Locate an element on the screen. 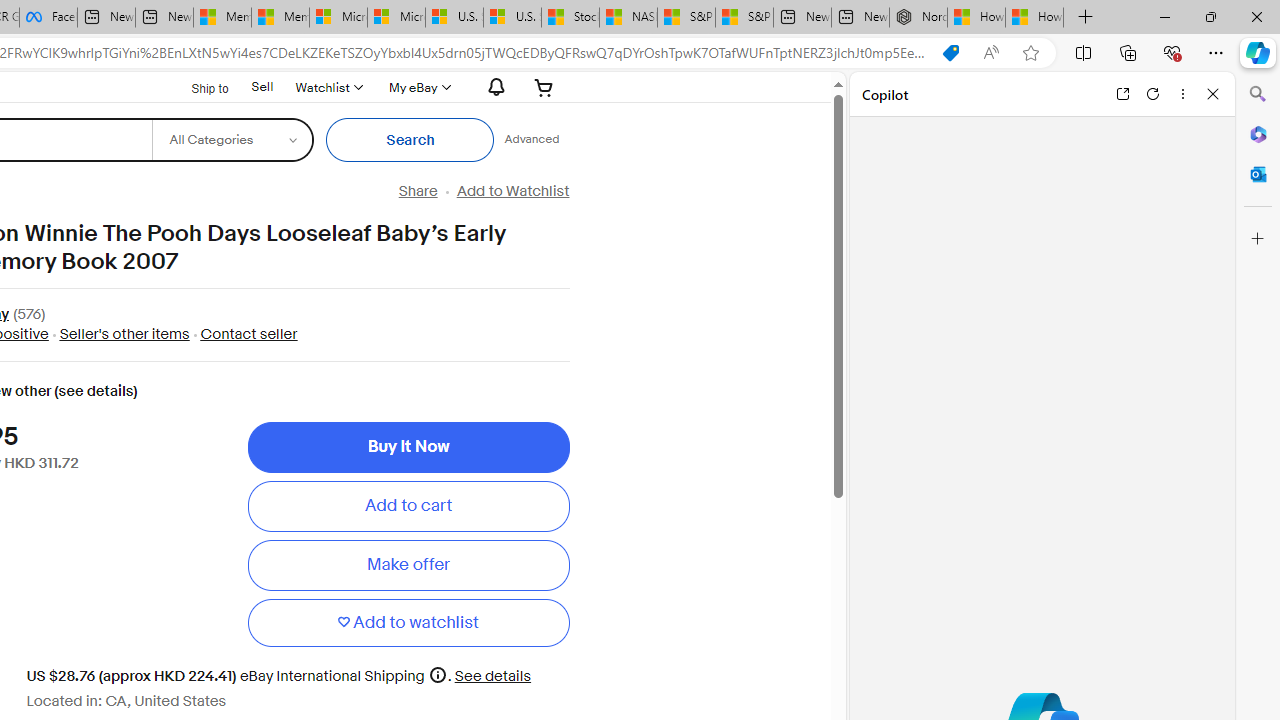  'Outlook' is located at coordinates (1257, 173).